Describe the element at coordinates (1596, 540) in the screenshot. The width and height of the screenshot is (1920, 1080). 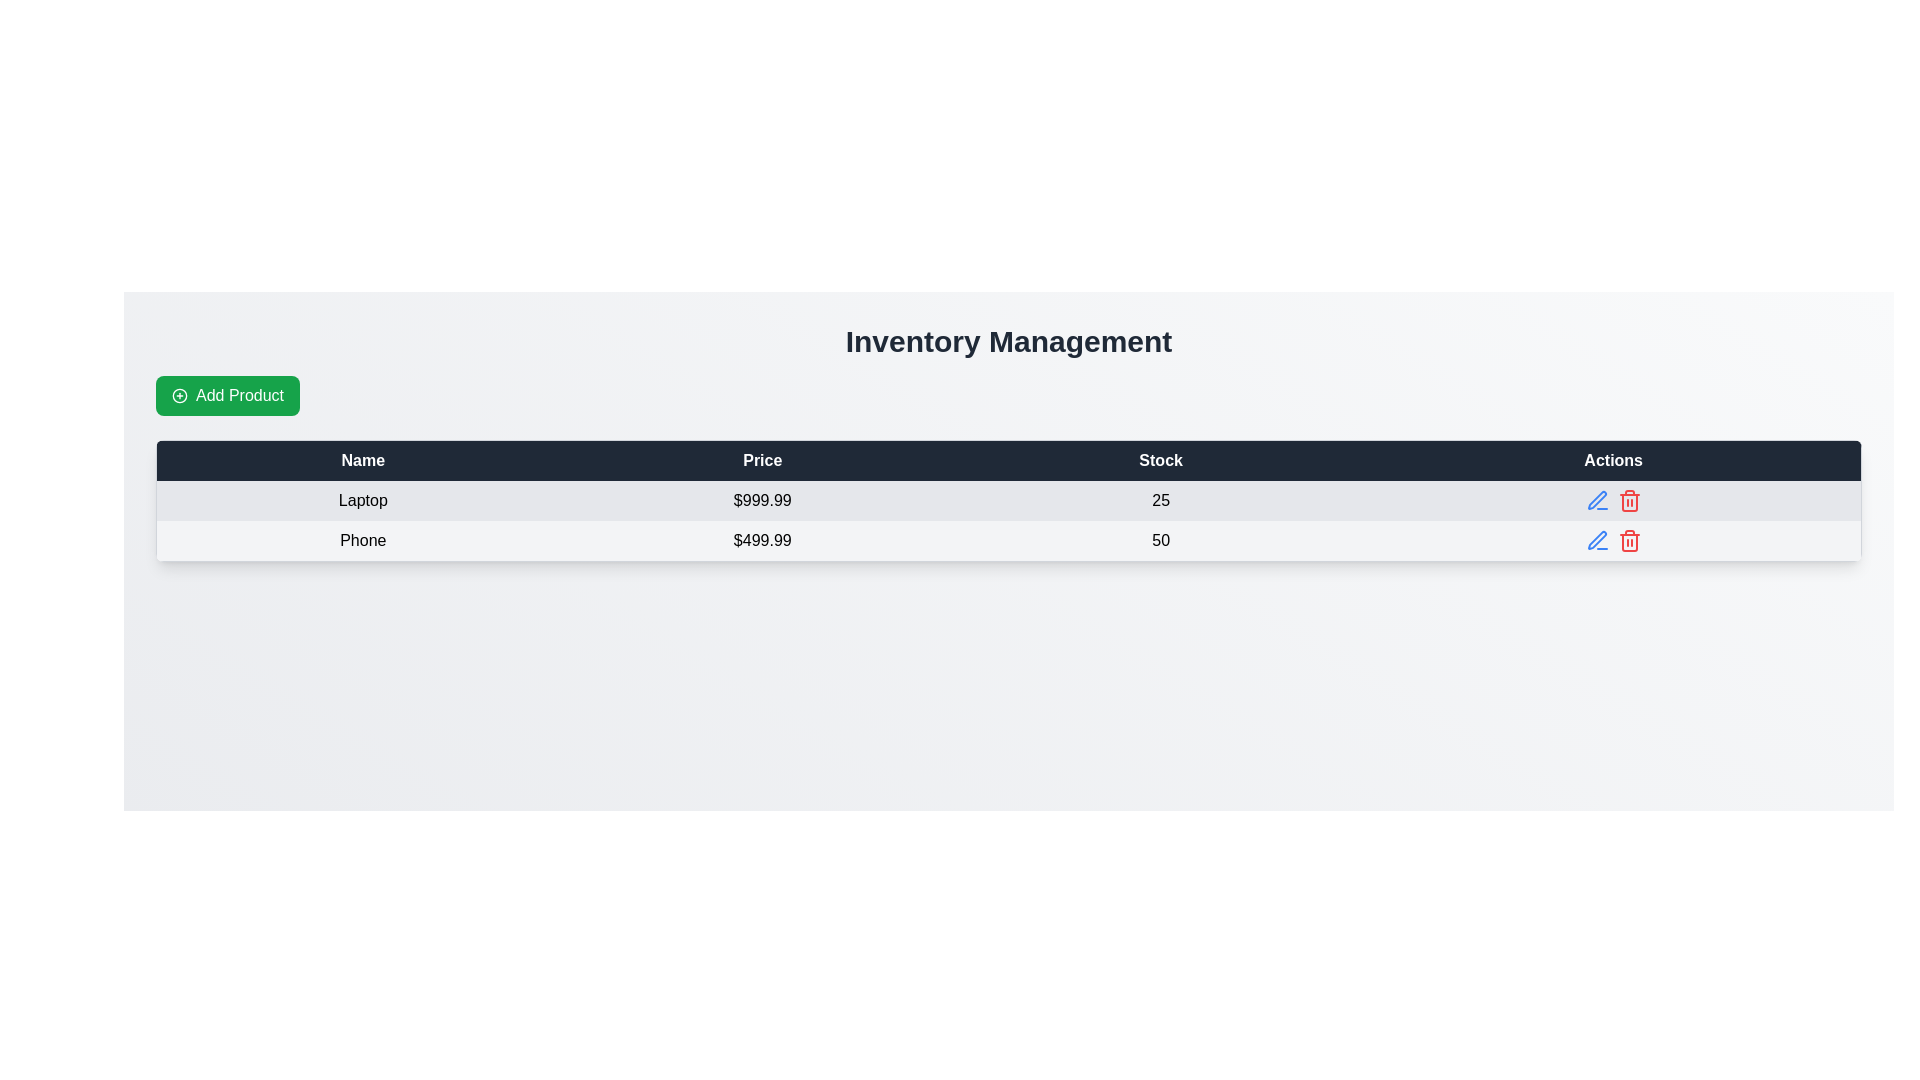
I see `the pen-like icon button, which is styled with a blue stroke and located in the second row under the 'Actions' column of the table` at that location.